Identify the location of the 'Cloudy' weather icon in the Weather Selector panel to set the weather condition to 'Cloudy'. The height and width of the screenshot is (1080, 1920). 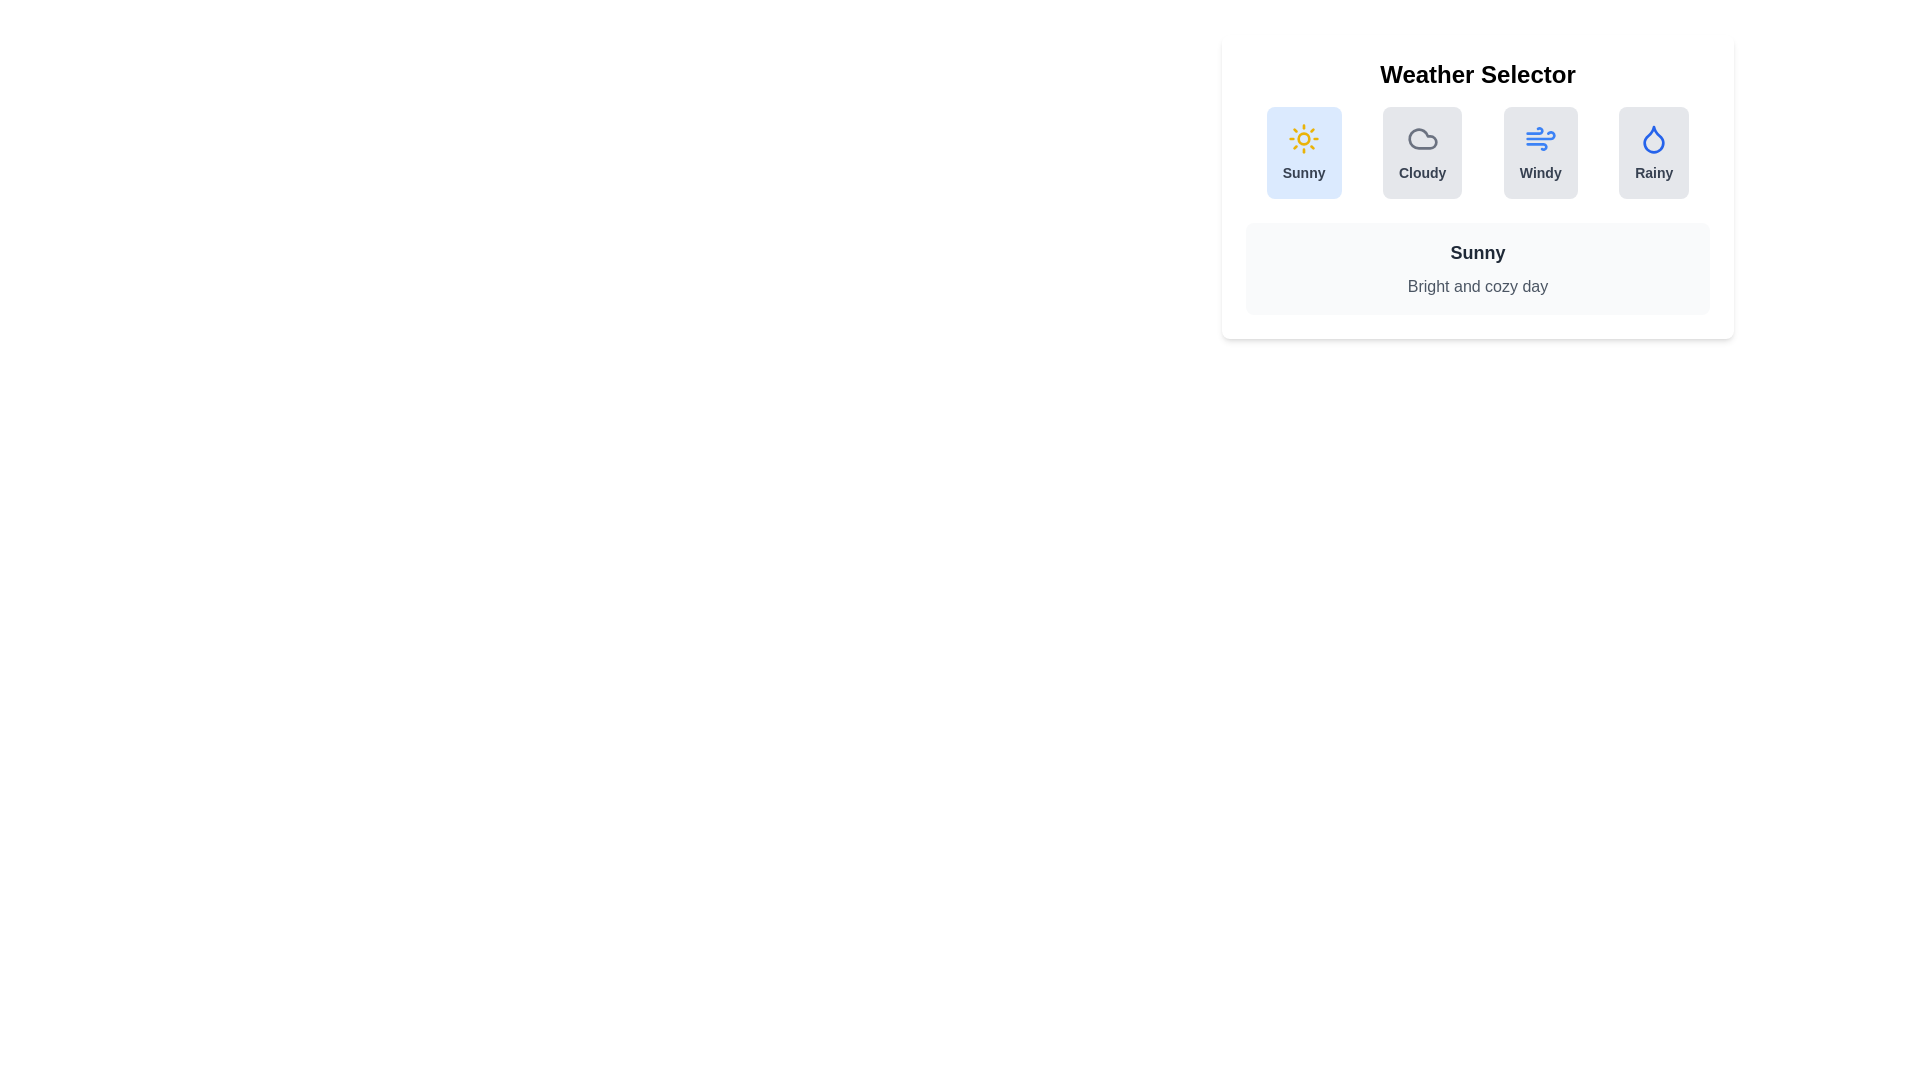
(1420, 137).